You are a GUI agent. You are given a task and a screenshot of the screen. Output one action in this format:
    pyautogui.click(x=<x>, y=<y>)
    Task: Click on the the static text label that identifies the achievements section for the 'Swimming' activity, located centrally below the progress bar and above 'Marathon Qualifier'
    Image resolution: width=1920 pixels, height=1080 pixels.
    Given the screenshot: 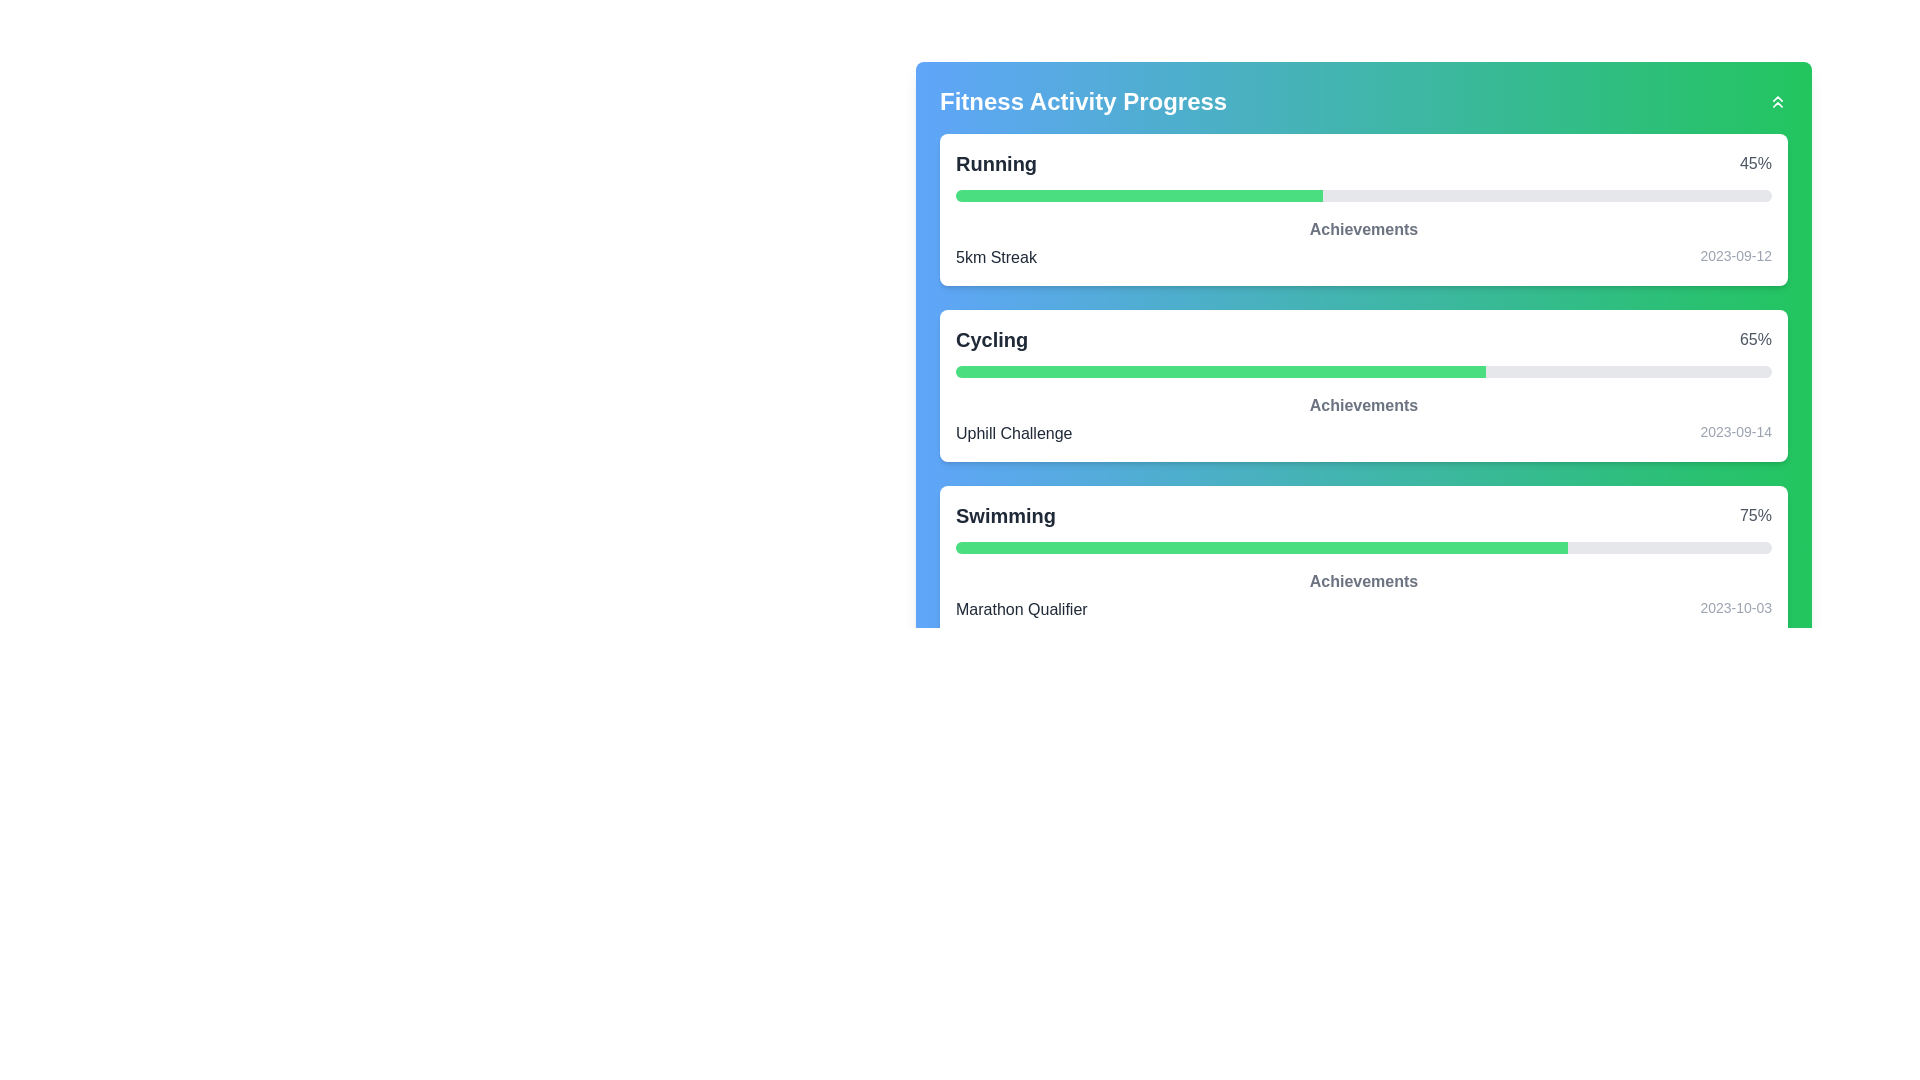 What is the action you would take?
    pyautogui.click(x=1362, y=582)
    